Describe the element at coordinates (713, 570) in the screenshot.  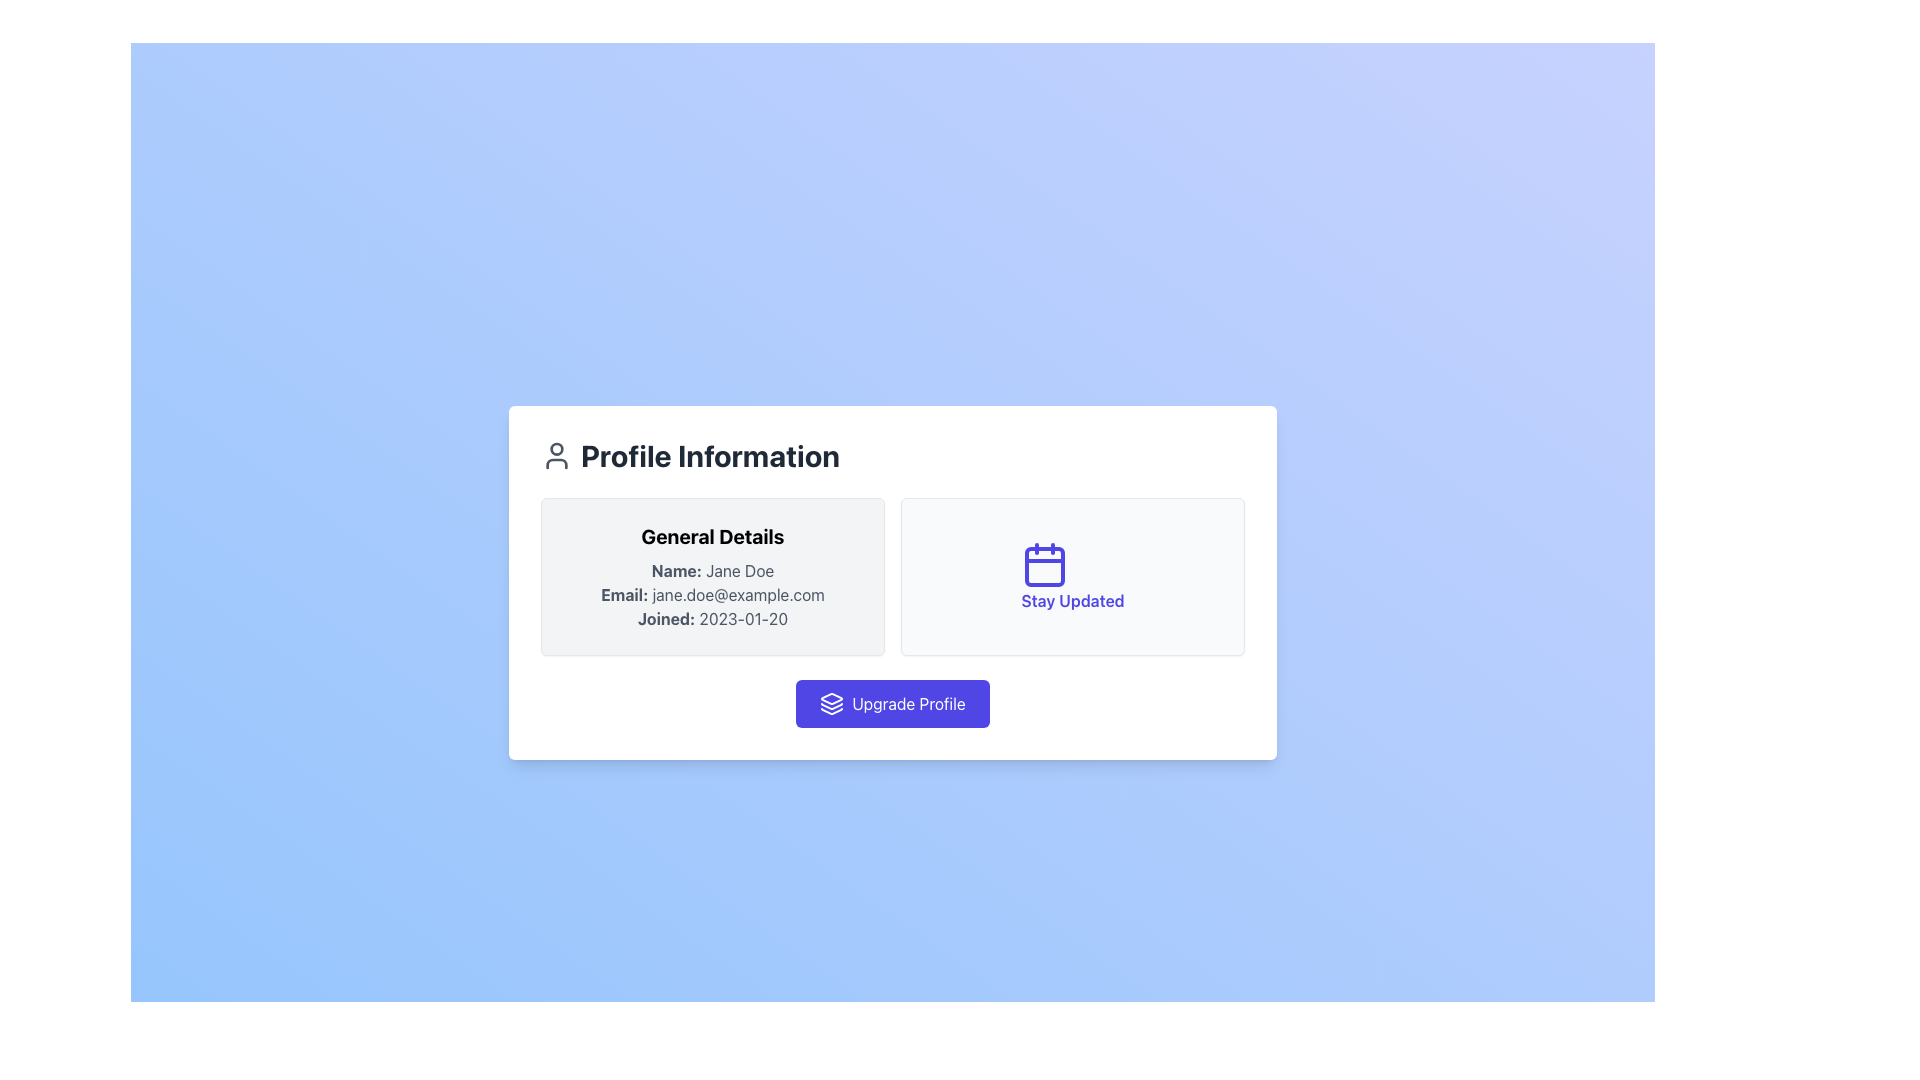
I see `the user's name display element located in the 'General Details' box, which is the first element in the vertical list` at that location.